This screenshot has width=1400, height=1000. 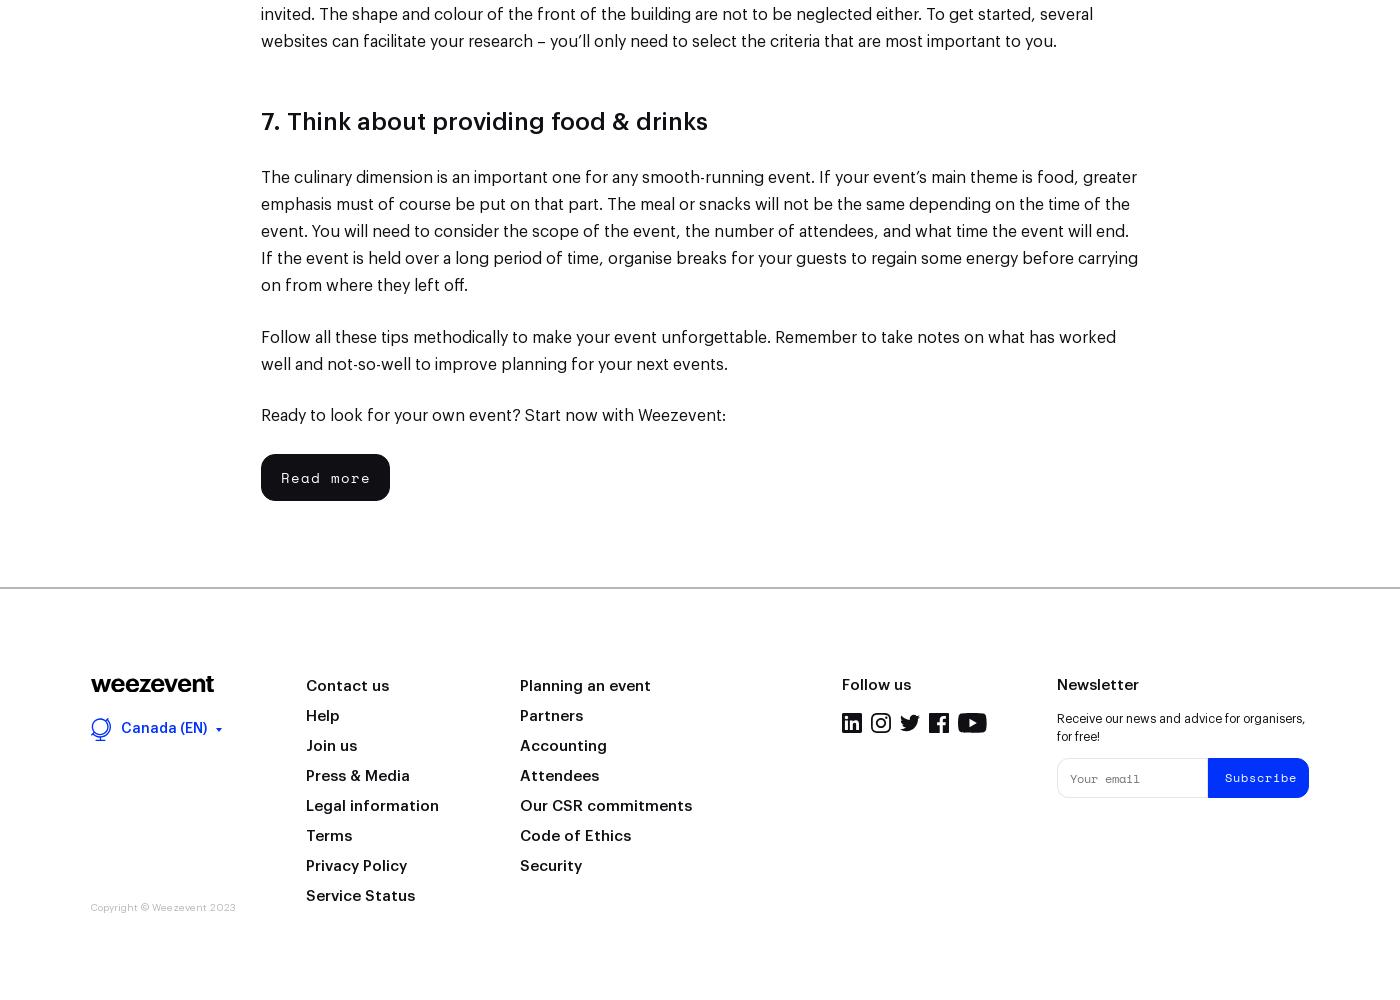 What do you see at coordinates (551, 864) in the screenshot?
I see `'Security'` at bounding box center [551, 864].